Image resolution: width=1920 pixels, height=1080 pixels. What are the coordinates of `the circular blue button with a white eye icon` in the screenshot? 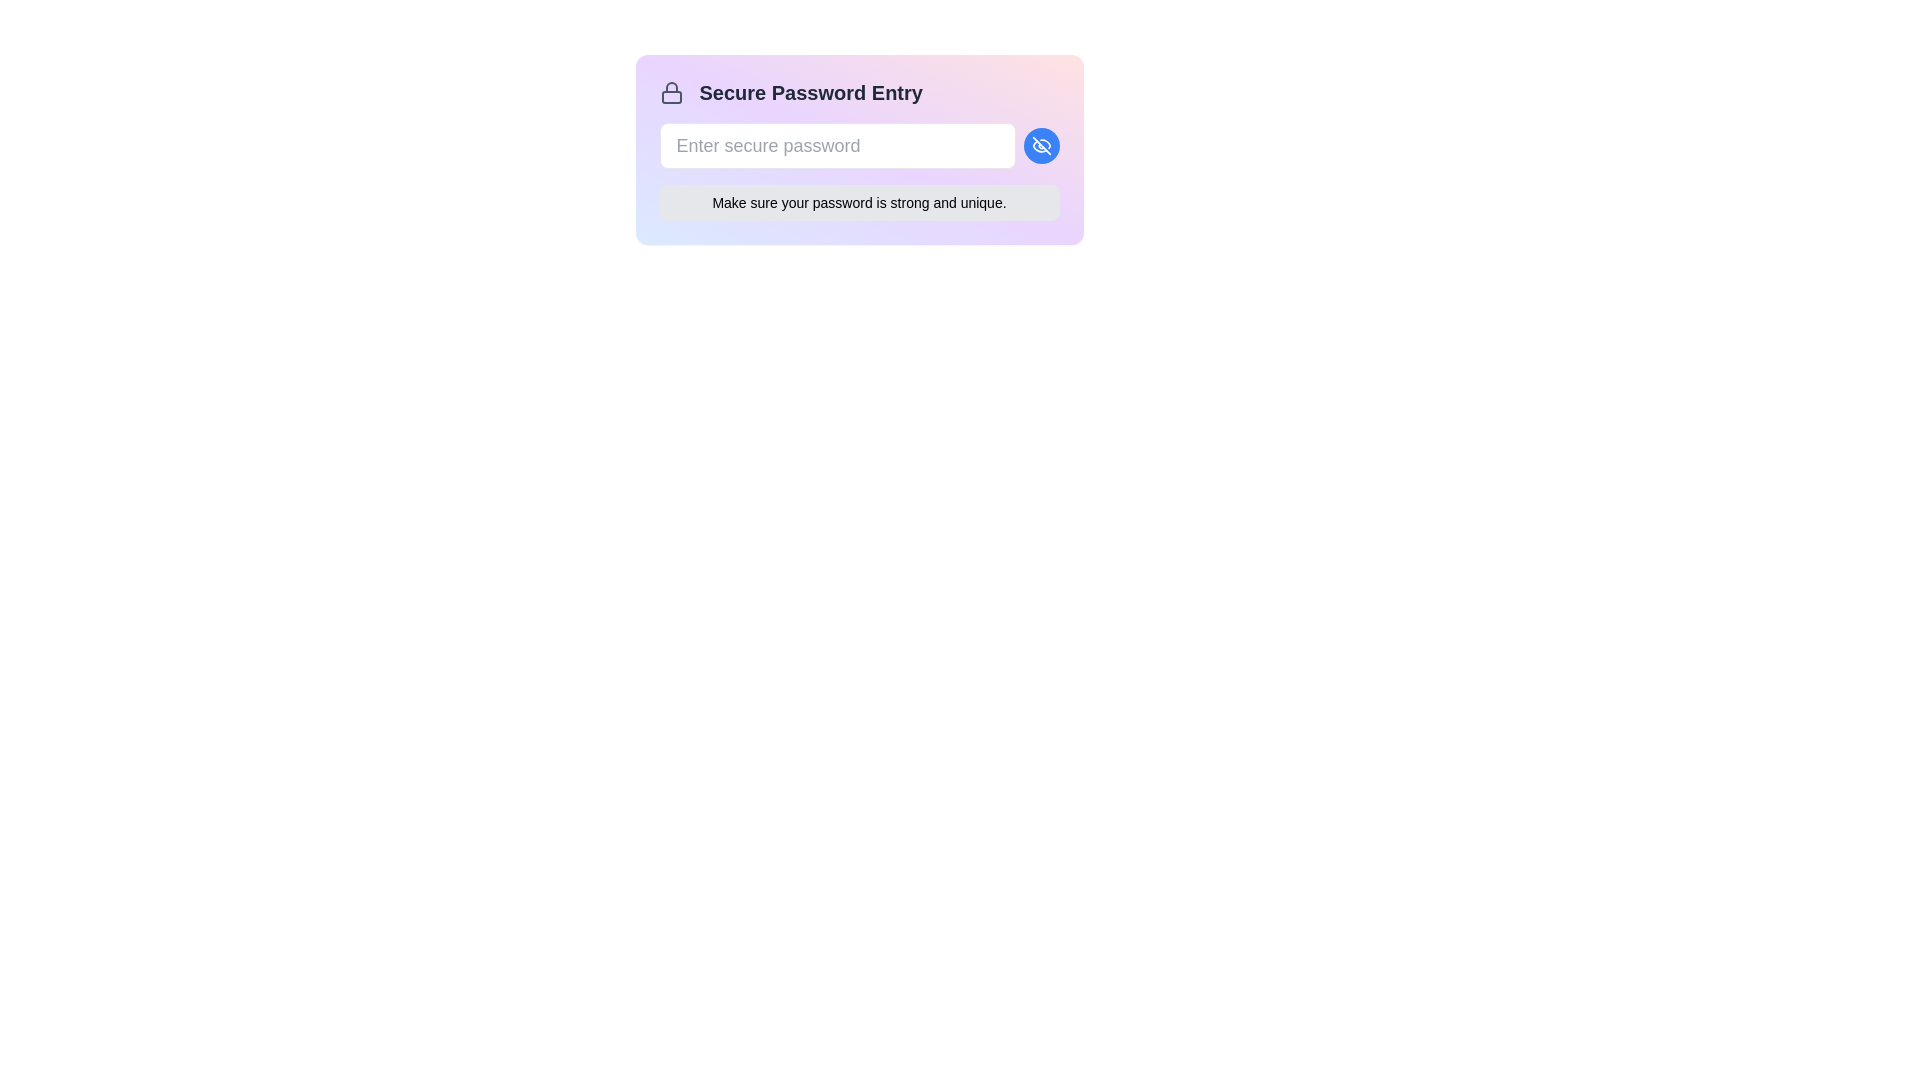 It's located at (1040, 145).